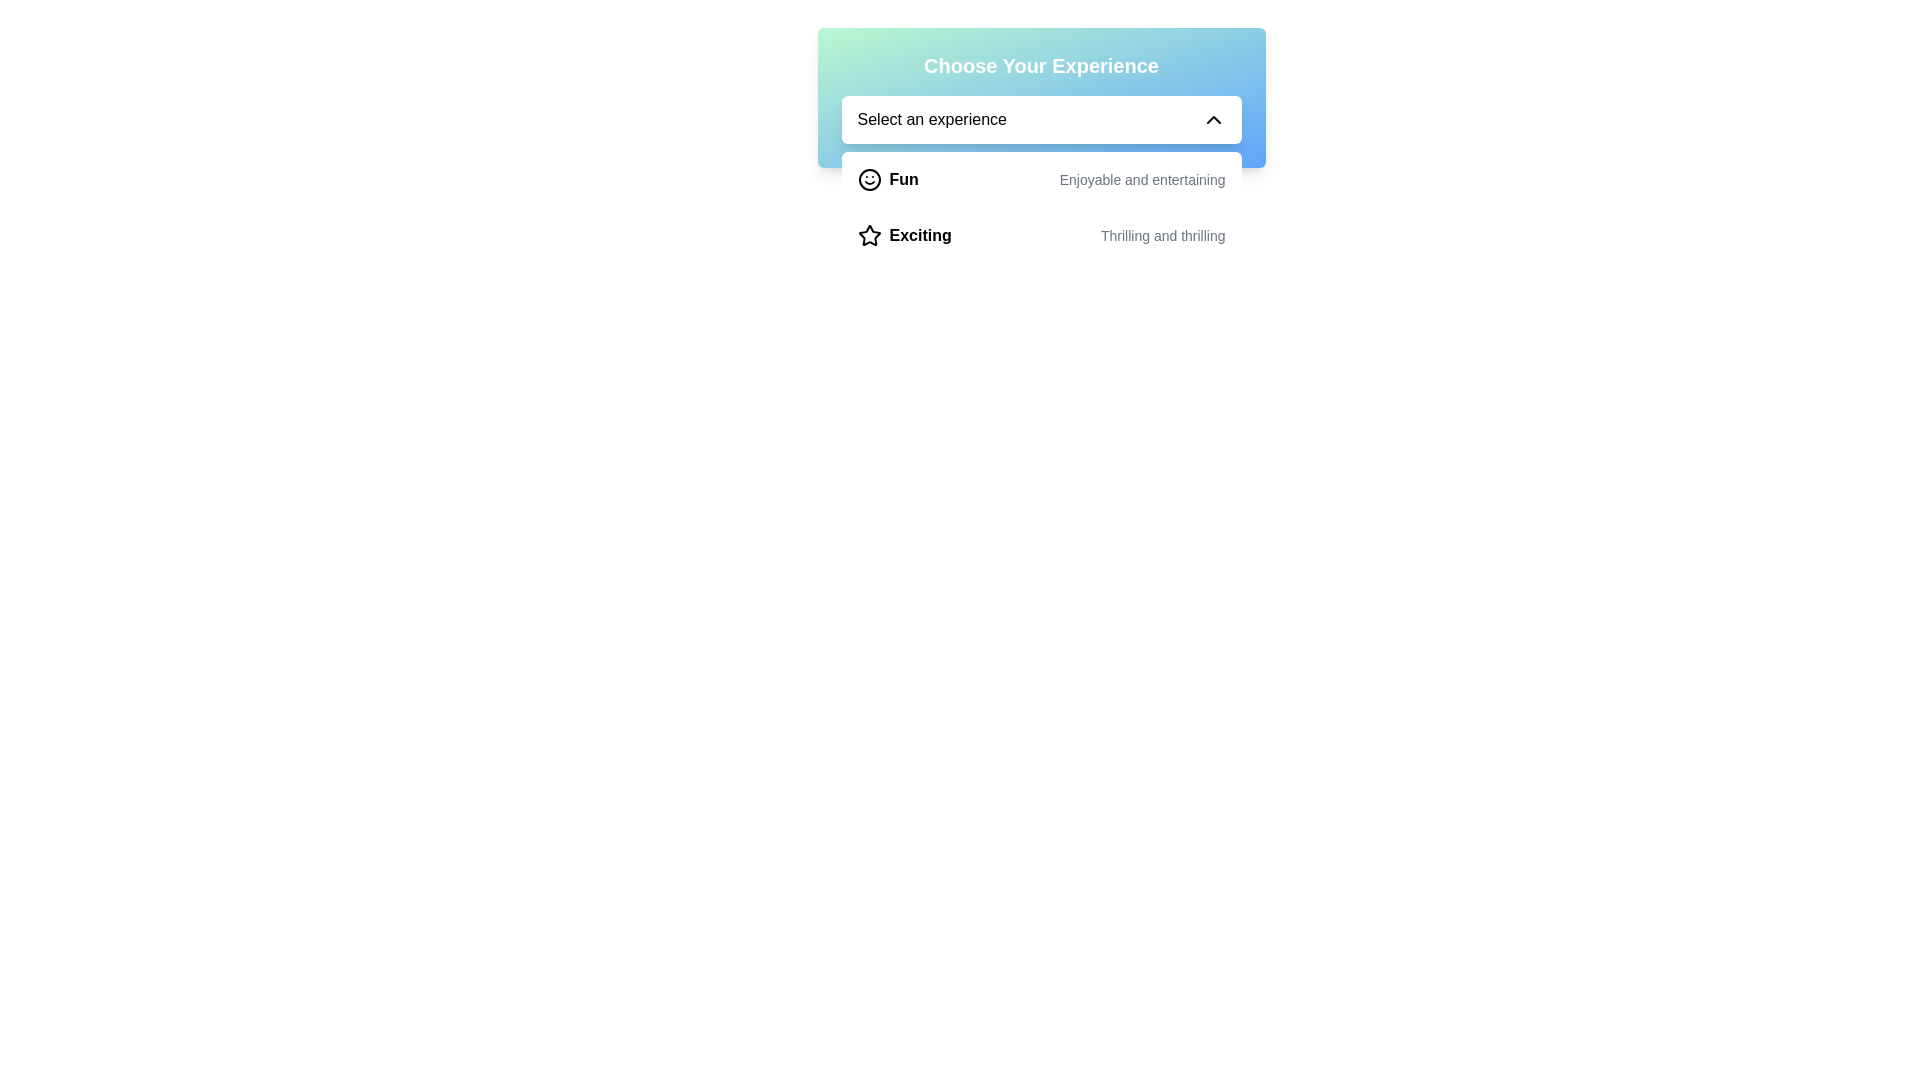 This screenshot has height=1080, width=1920. Describe the element at coordinates (887, 180) in the screenshot. I see `the selectable list item labeled 'Fun' which includes a smiling face icon and bold text` at that location.